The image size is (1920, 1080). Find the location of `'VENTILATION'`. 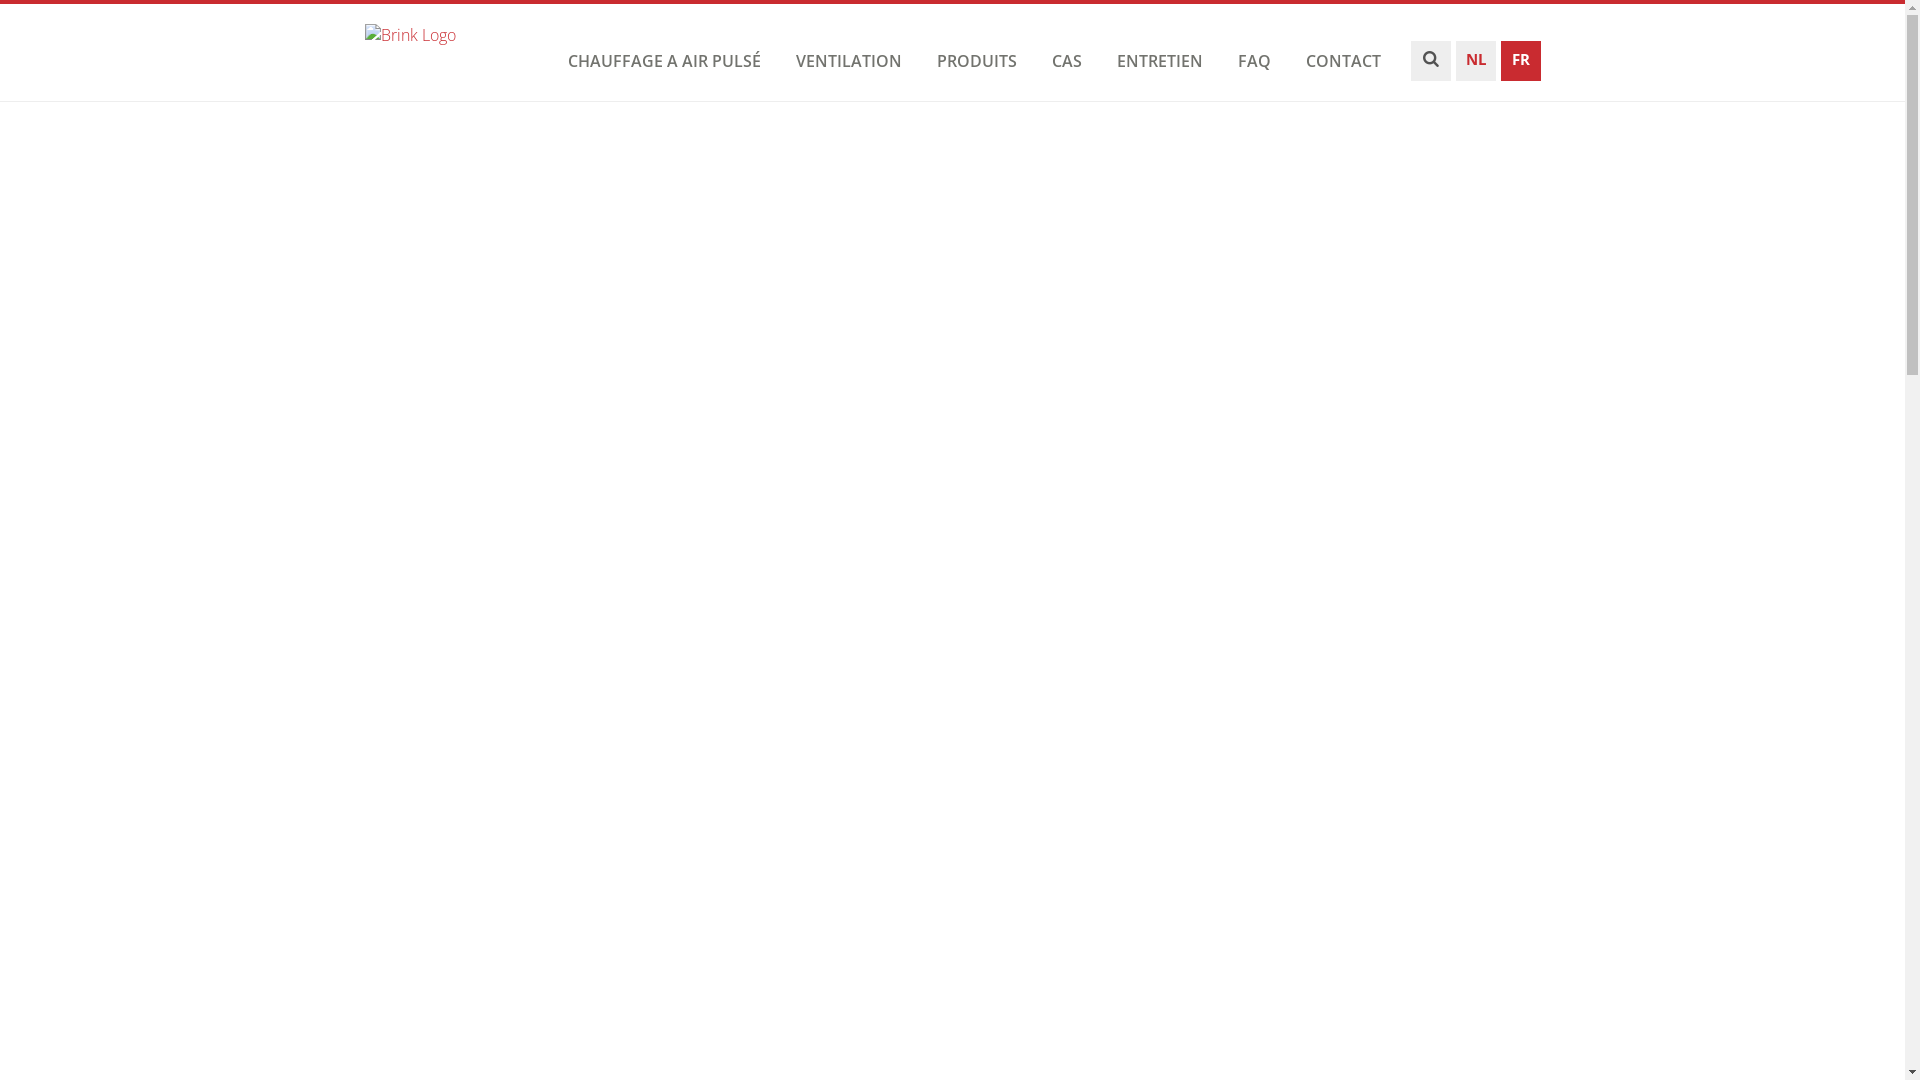

'VENTILATION' is located at coordinates (848, 60).